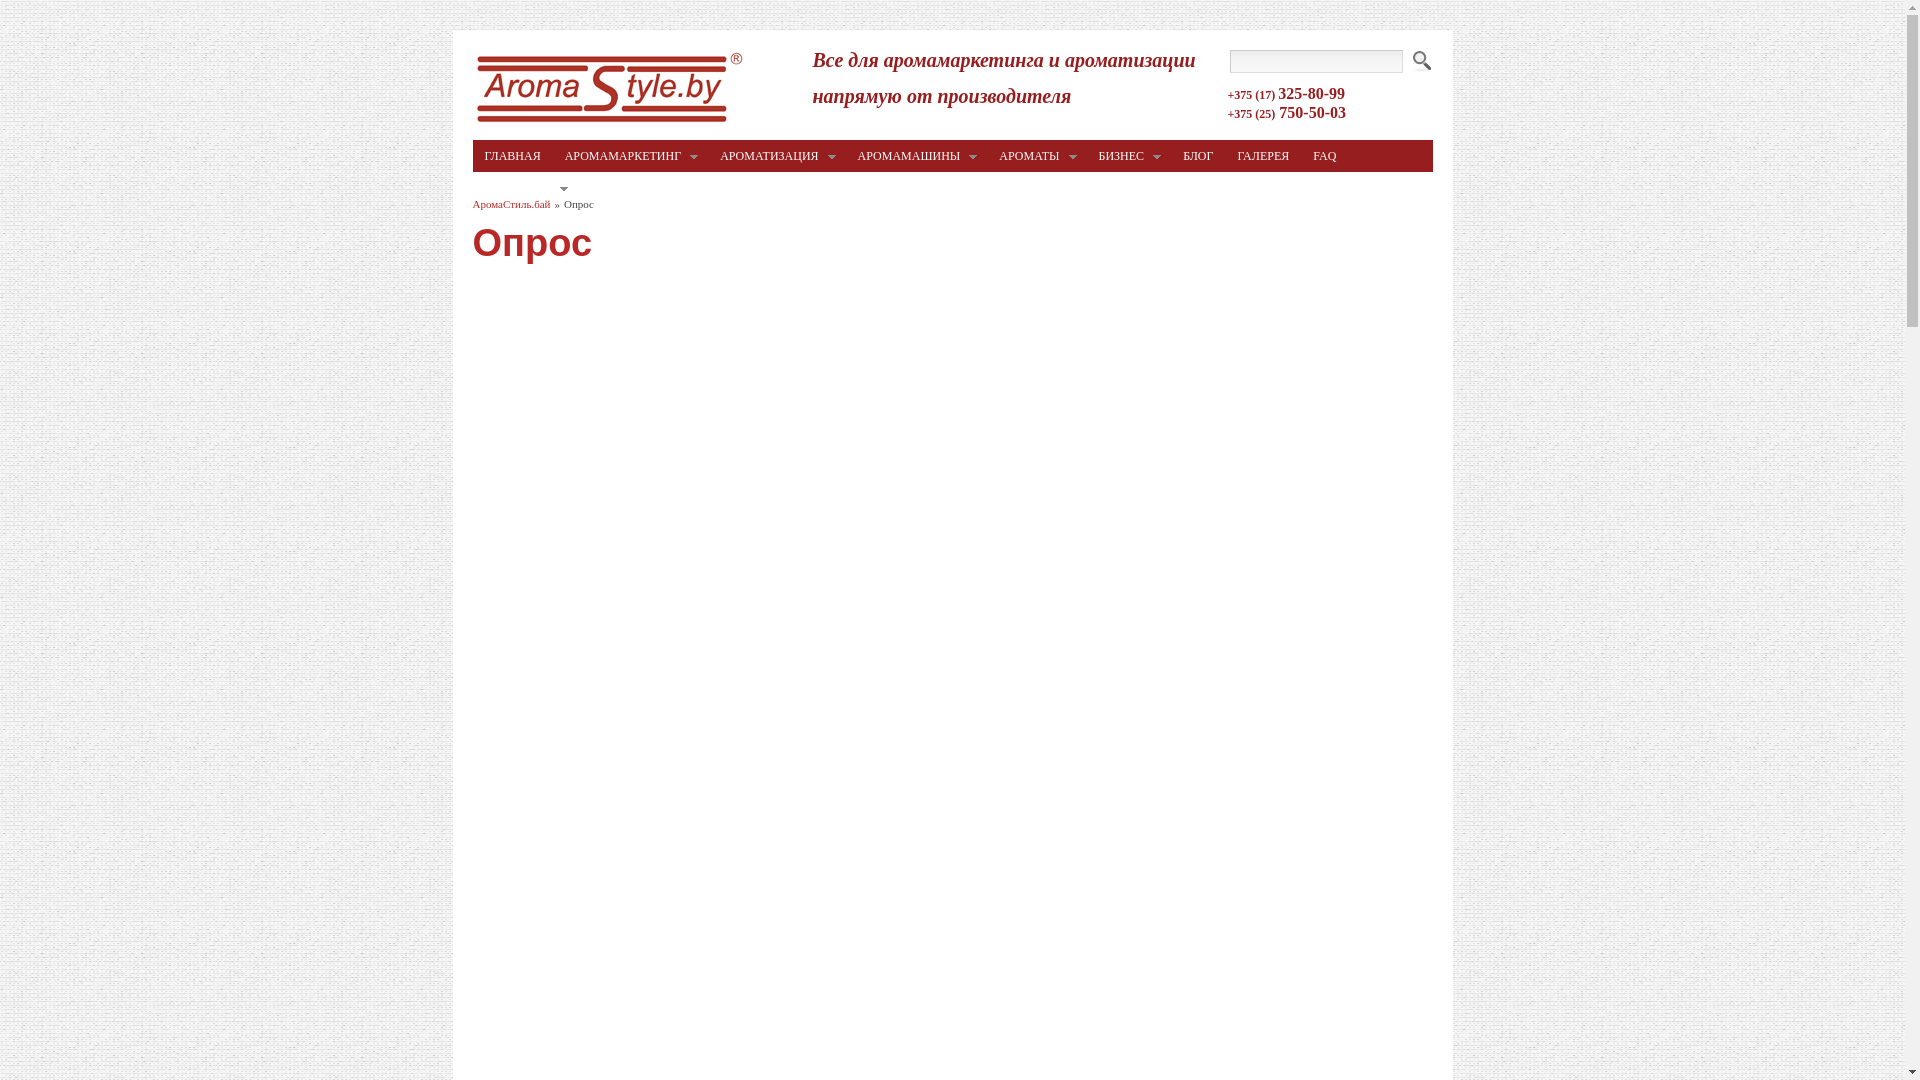 Image resolution: width=1920 pixels, height=1080 pixels. Describe the element at coordinates (1324, 154) in the screenshot. I see `'FAQ'` at that location.